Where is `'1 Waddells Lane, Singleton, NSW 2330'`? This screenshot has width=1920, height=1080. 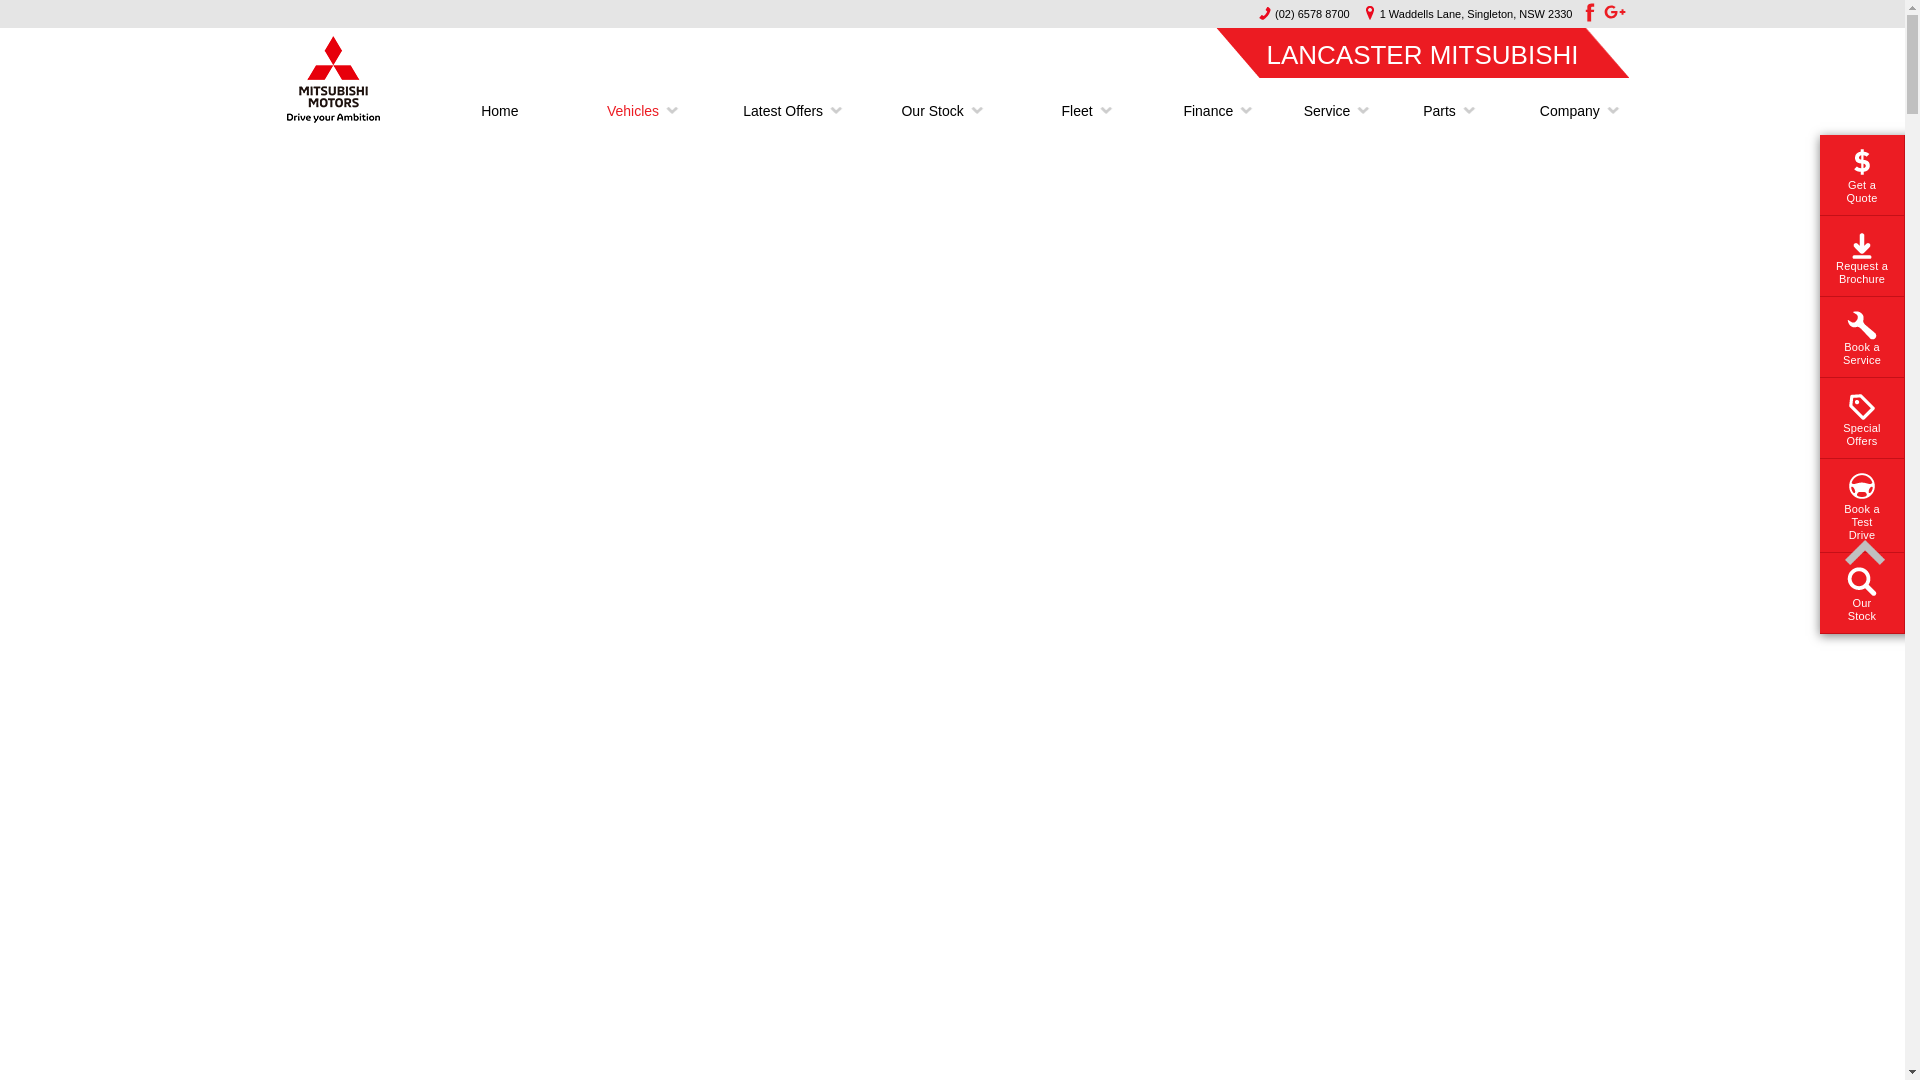
'1 Waddells Lane, Singleton, NSW 2330' is located at coordinates (1354, 14).